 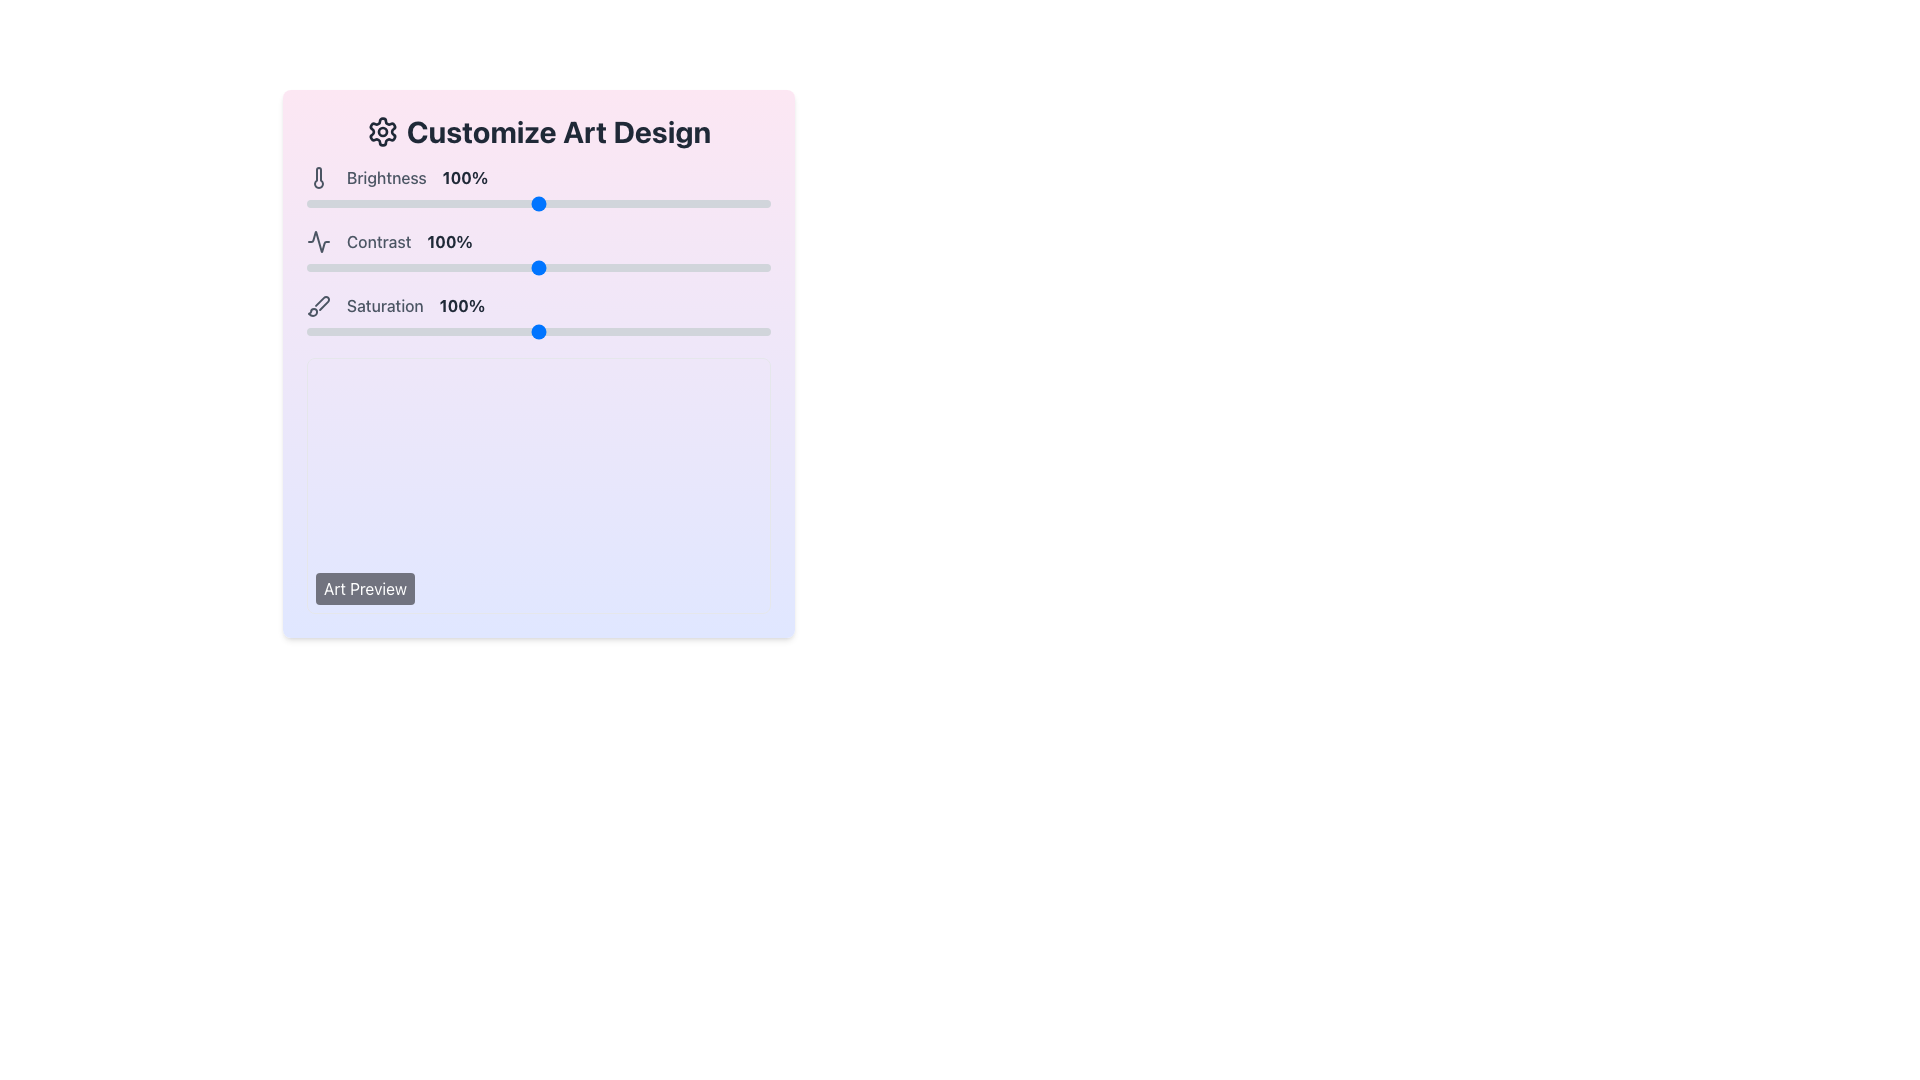 I want to click on the brightness level, so click(x=662, y=204).